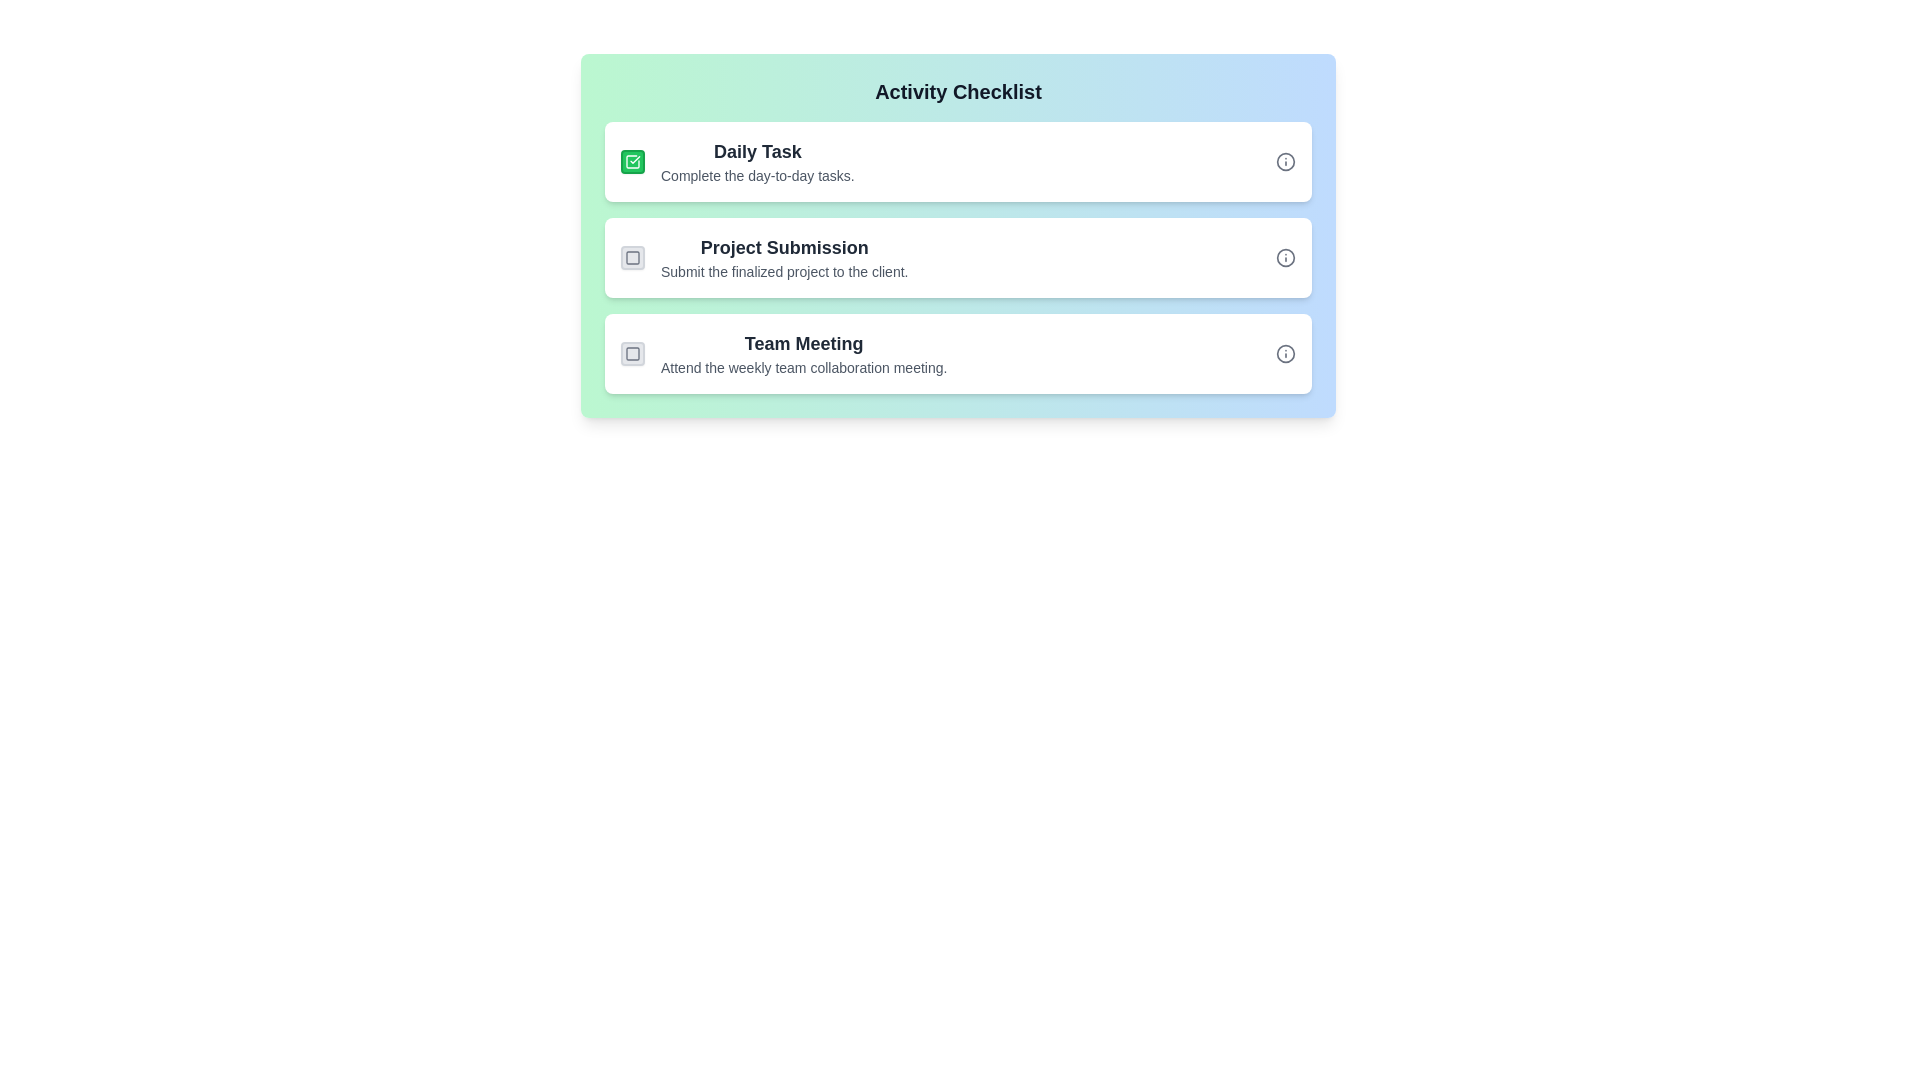 The height and width of the screenshot is (1080, 1920). What do you see at coordinates (957, 234) in the screenshot?
I see `the gray square checkbox next to the 'Project Submission' task in the checklist to mark it as complete` at bounding box center [957, 234].